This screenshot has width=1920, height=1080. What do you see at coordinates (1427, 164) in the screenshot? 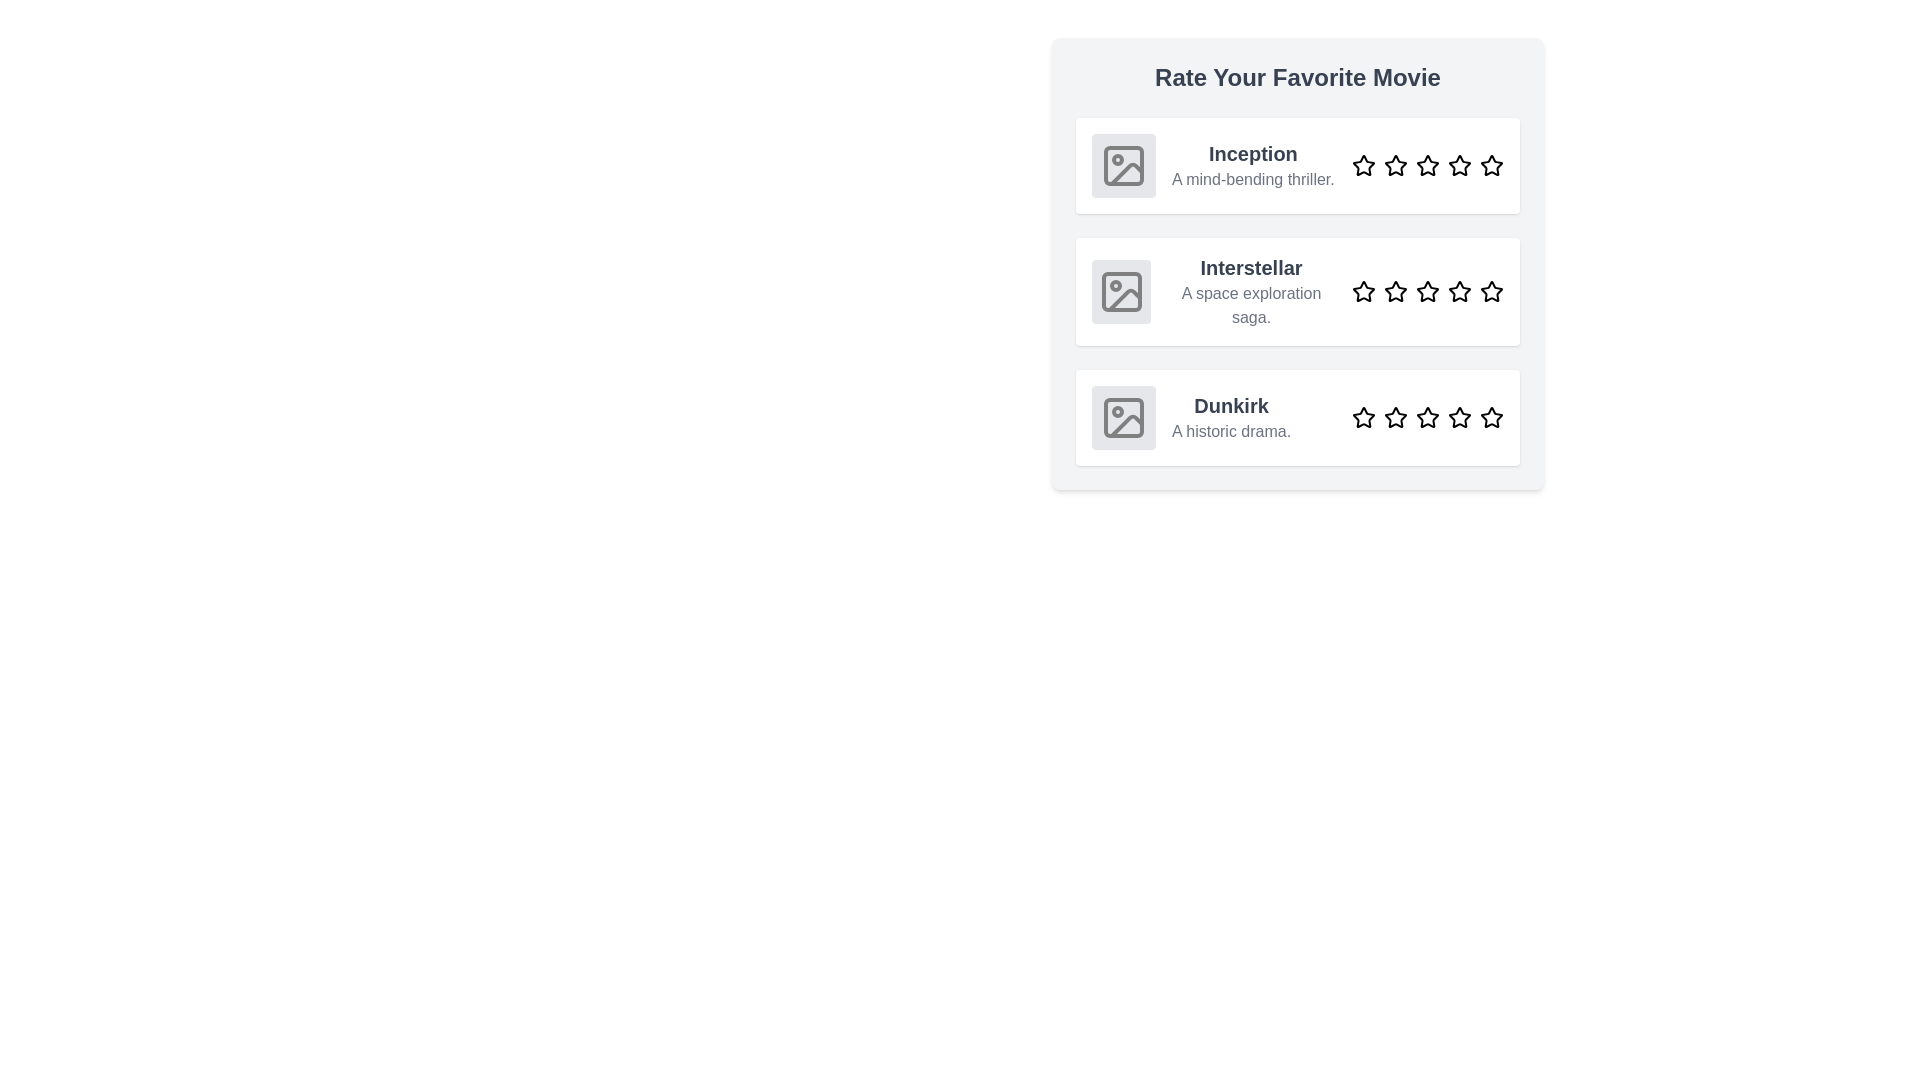
I see `the selectable star icon for the movie 'Inception' to set the rating in the 'Rate Your Favorite Movie' section` at bounding box center [1427, 164].